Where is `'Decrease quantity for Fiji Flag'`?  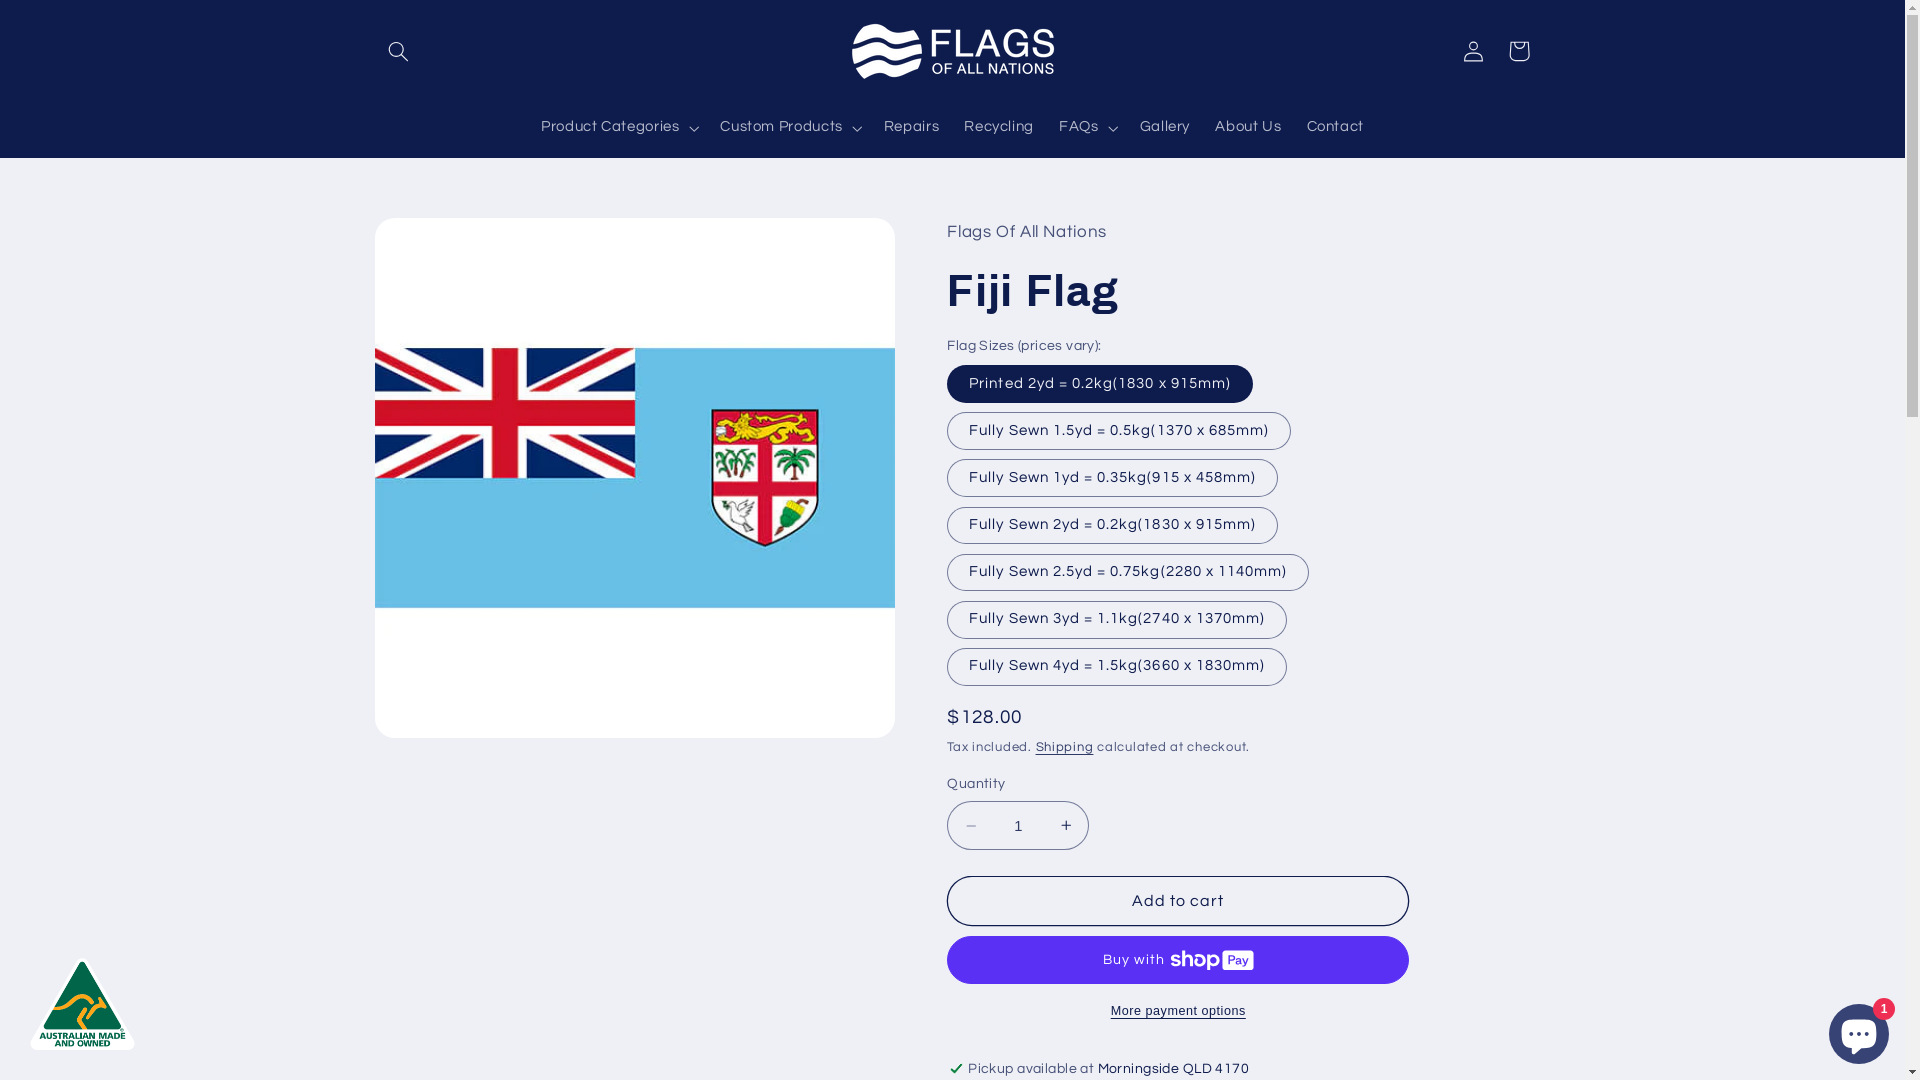
'Decrease quantity for Fiji Flag' is located at coordinates (970, 825).